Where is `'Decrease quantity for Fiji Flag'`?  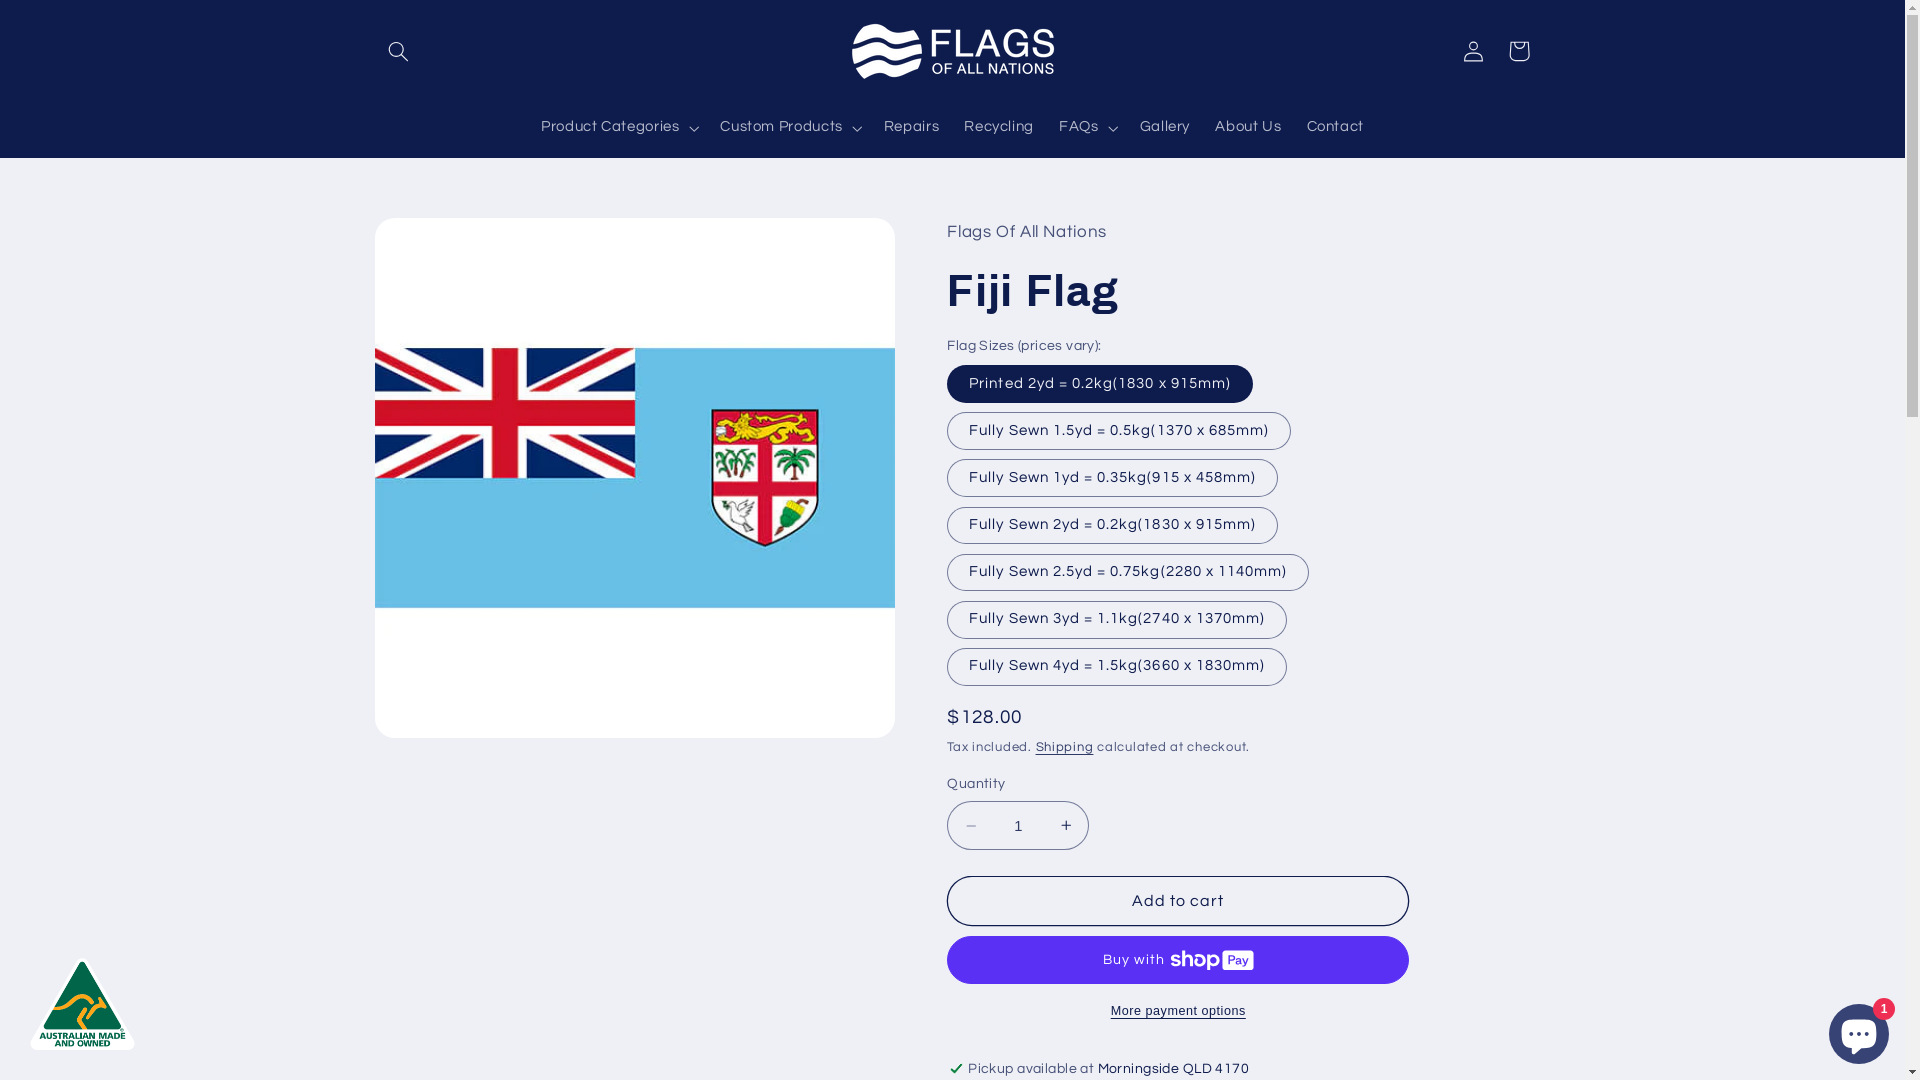
'Decrease quantity for Fiji Flag' is located at coordinates (970, 825).